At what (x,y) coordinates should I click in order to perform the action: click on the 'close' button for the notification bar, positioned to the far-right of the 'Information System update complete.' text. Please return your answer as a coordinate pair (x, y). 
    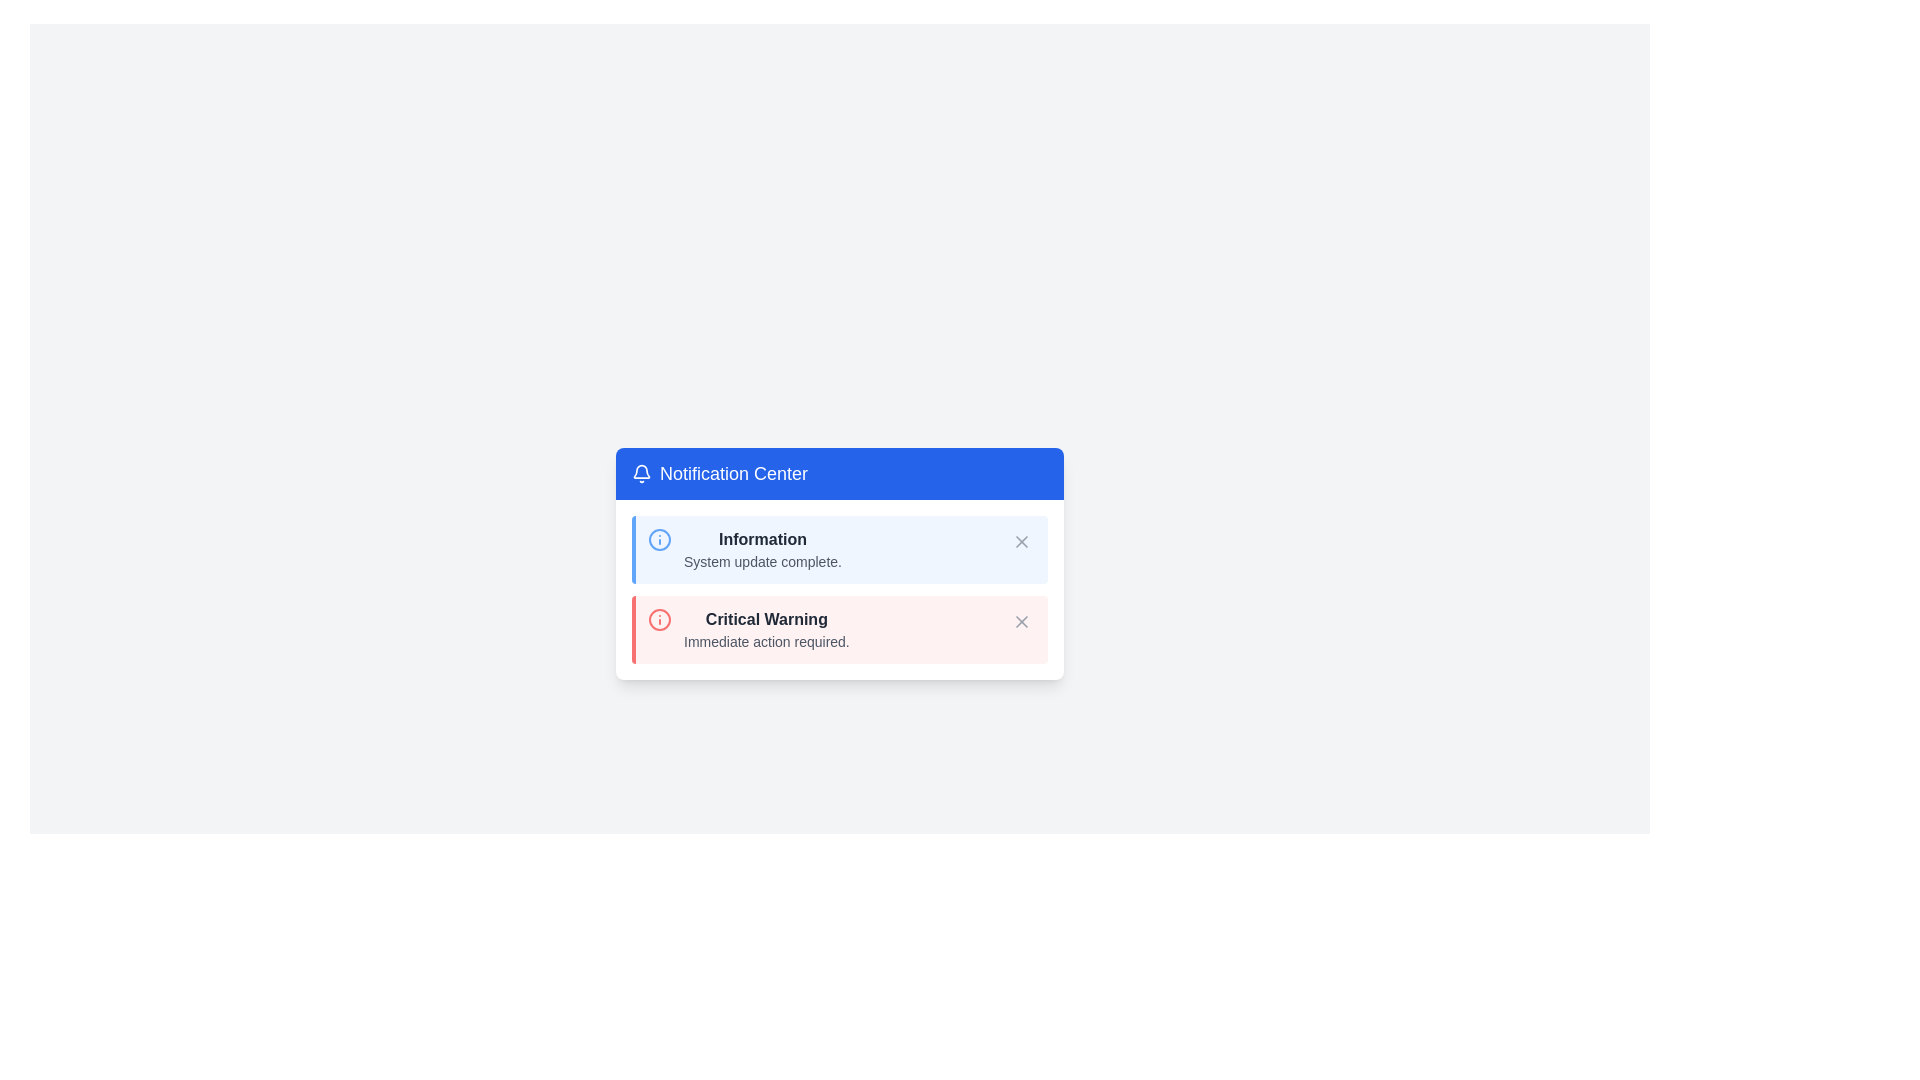
    Looking at the image, I should click on (1022, 542).